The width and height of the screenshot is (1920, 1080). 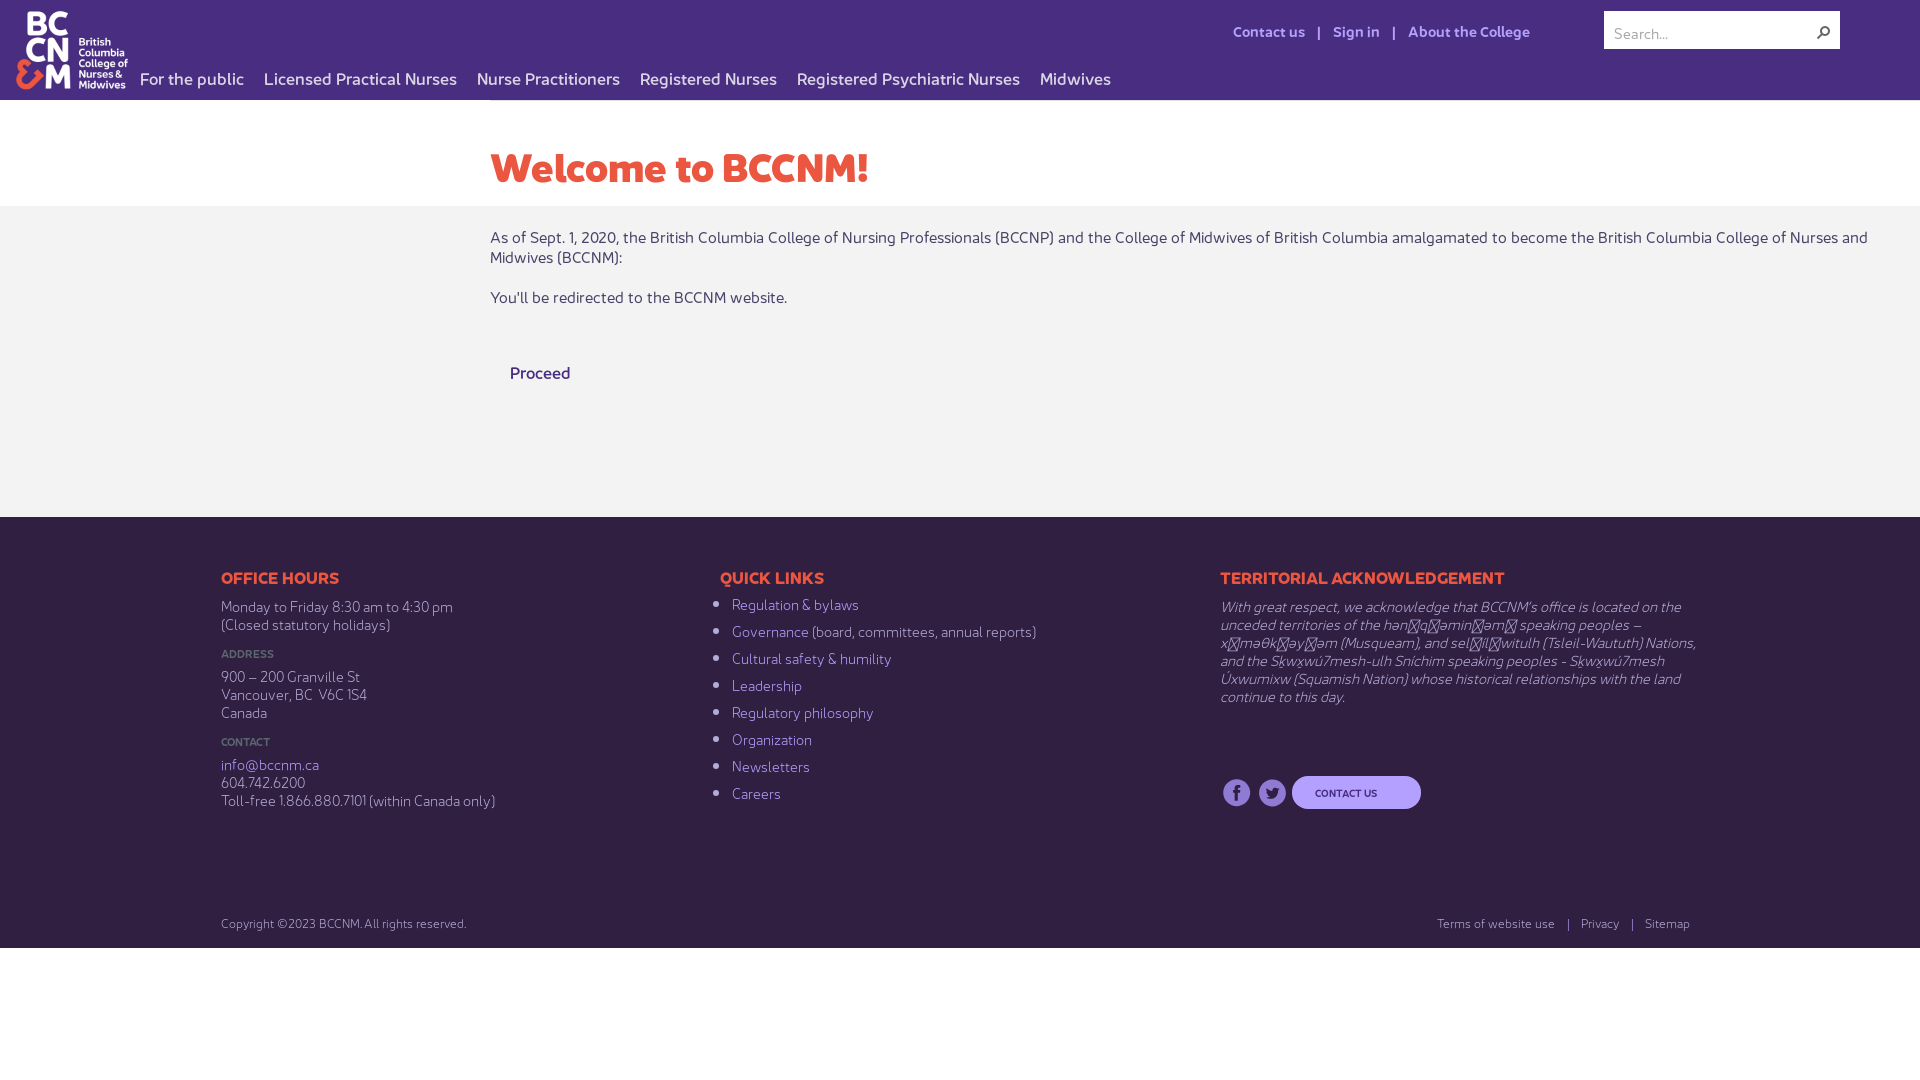 What do you see at coordinates (1235, 791) in the screenshot?
I see `'Facebook'` at bounding box center [1235, 791].